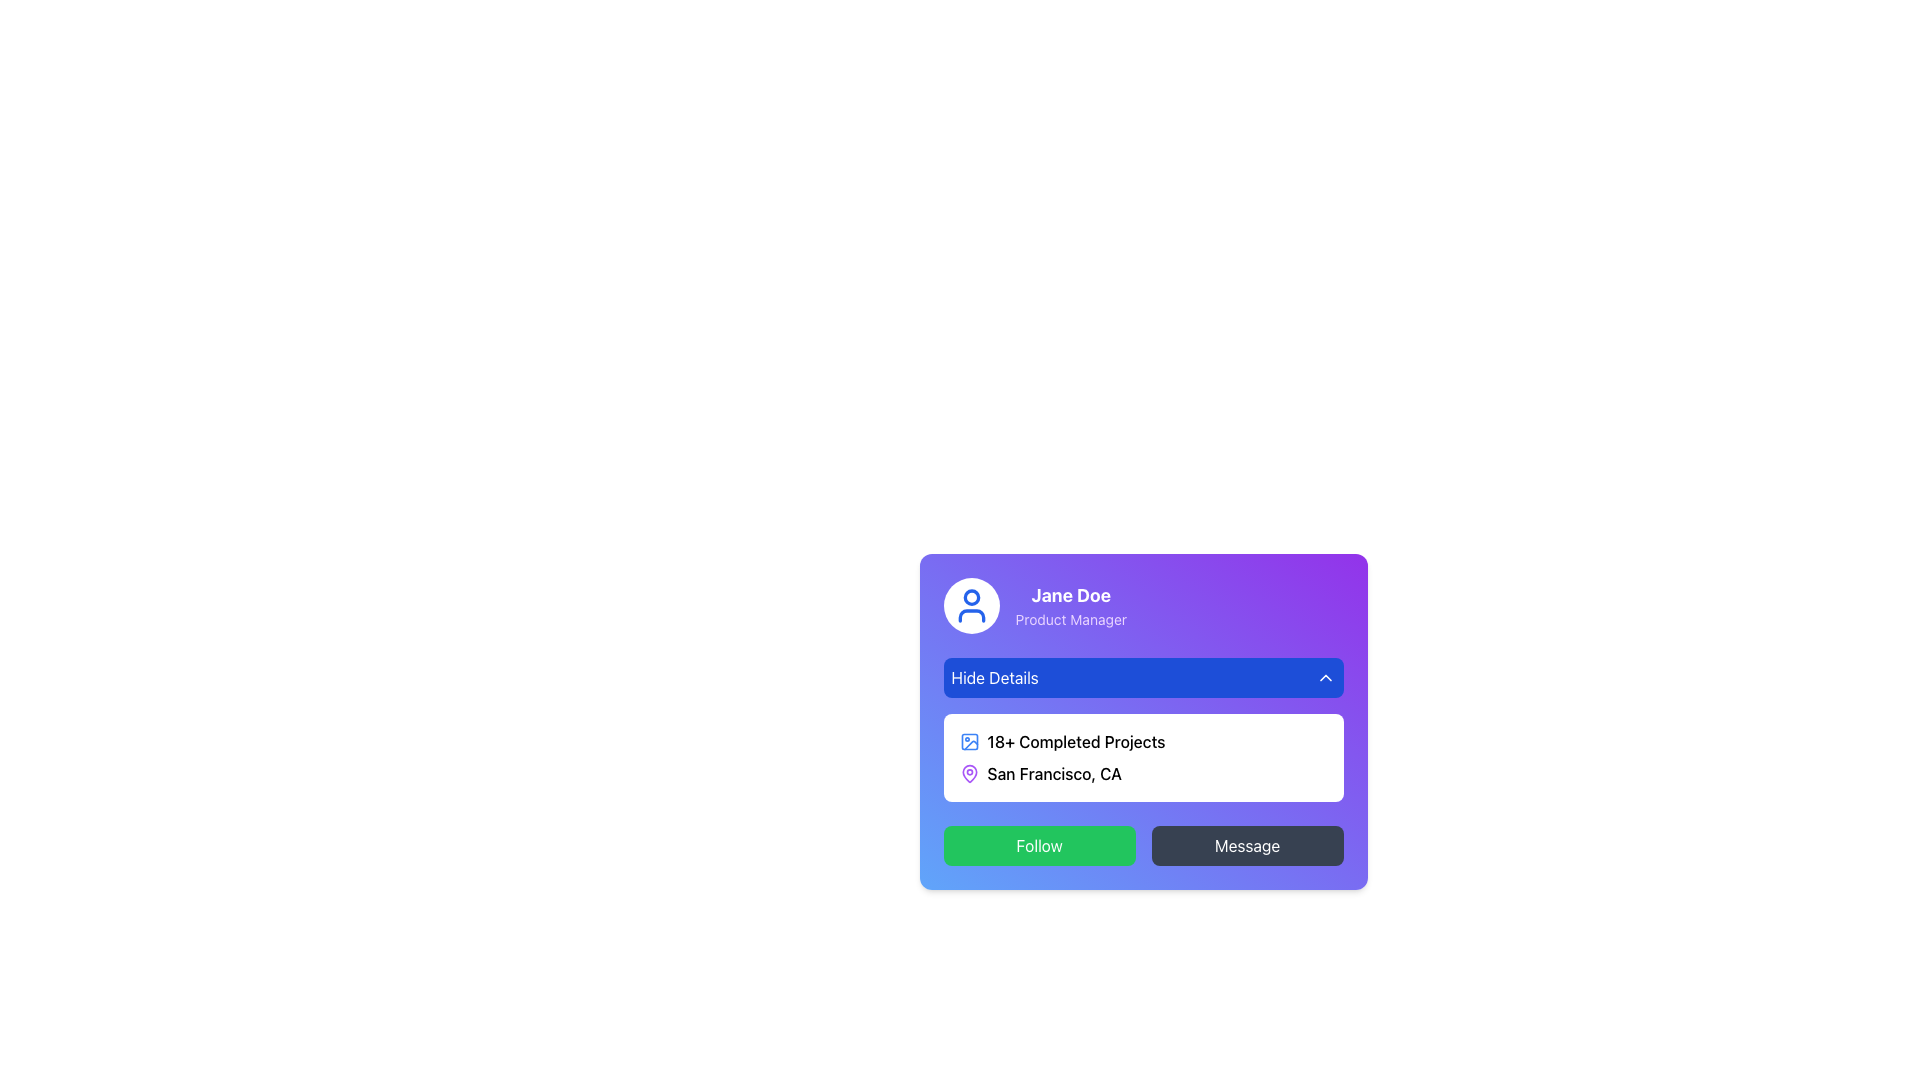 This screenshot has height=1080, width=1920. What do you see at coordinates (1325, 677) in the screenshot?
I see `the chevron icon associated with the 'Hide Details' button` at bounding box center [1325, 677].